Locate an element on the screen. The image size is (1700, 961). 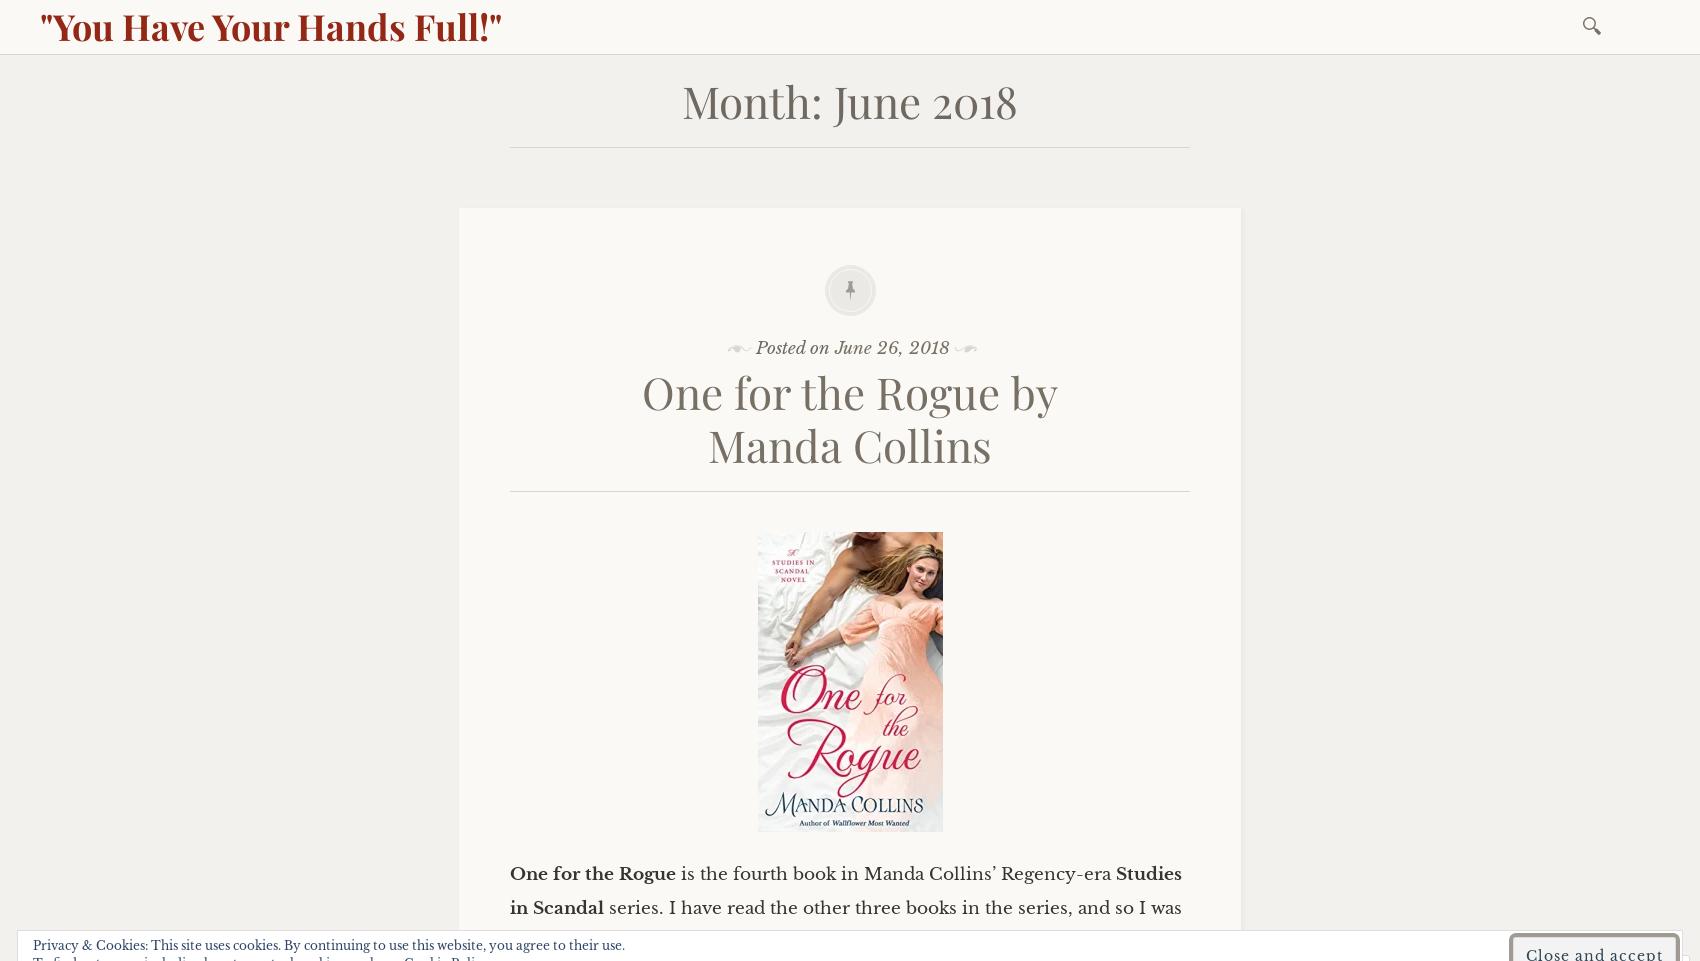
'One for the Rogue' is located at coordinates (591, 872).